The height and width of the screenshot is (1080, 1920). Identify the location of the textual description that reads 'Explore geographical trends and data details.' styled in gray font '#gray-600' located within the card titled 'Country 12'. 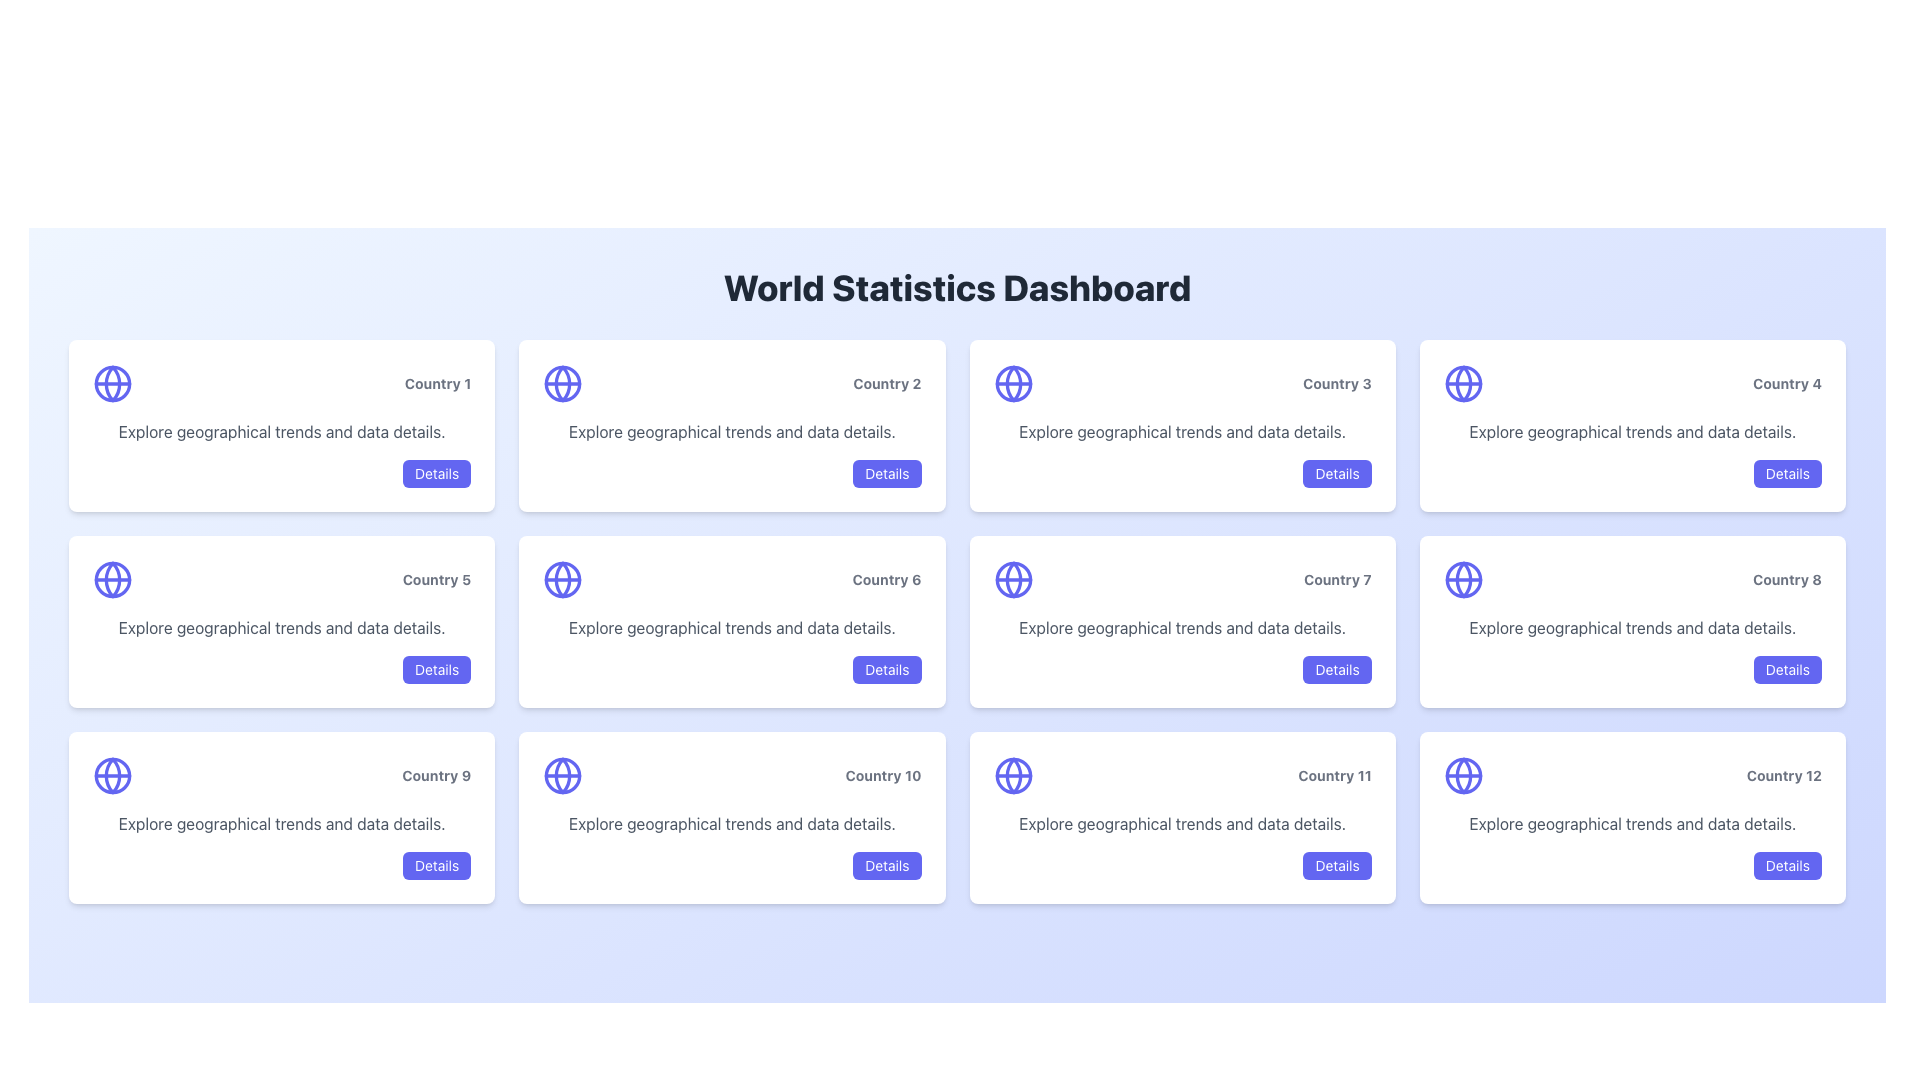
(1632, 824).